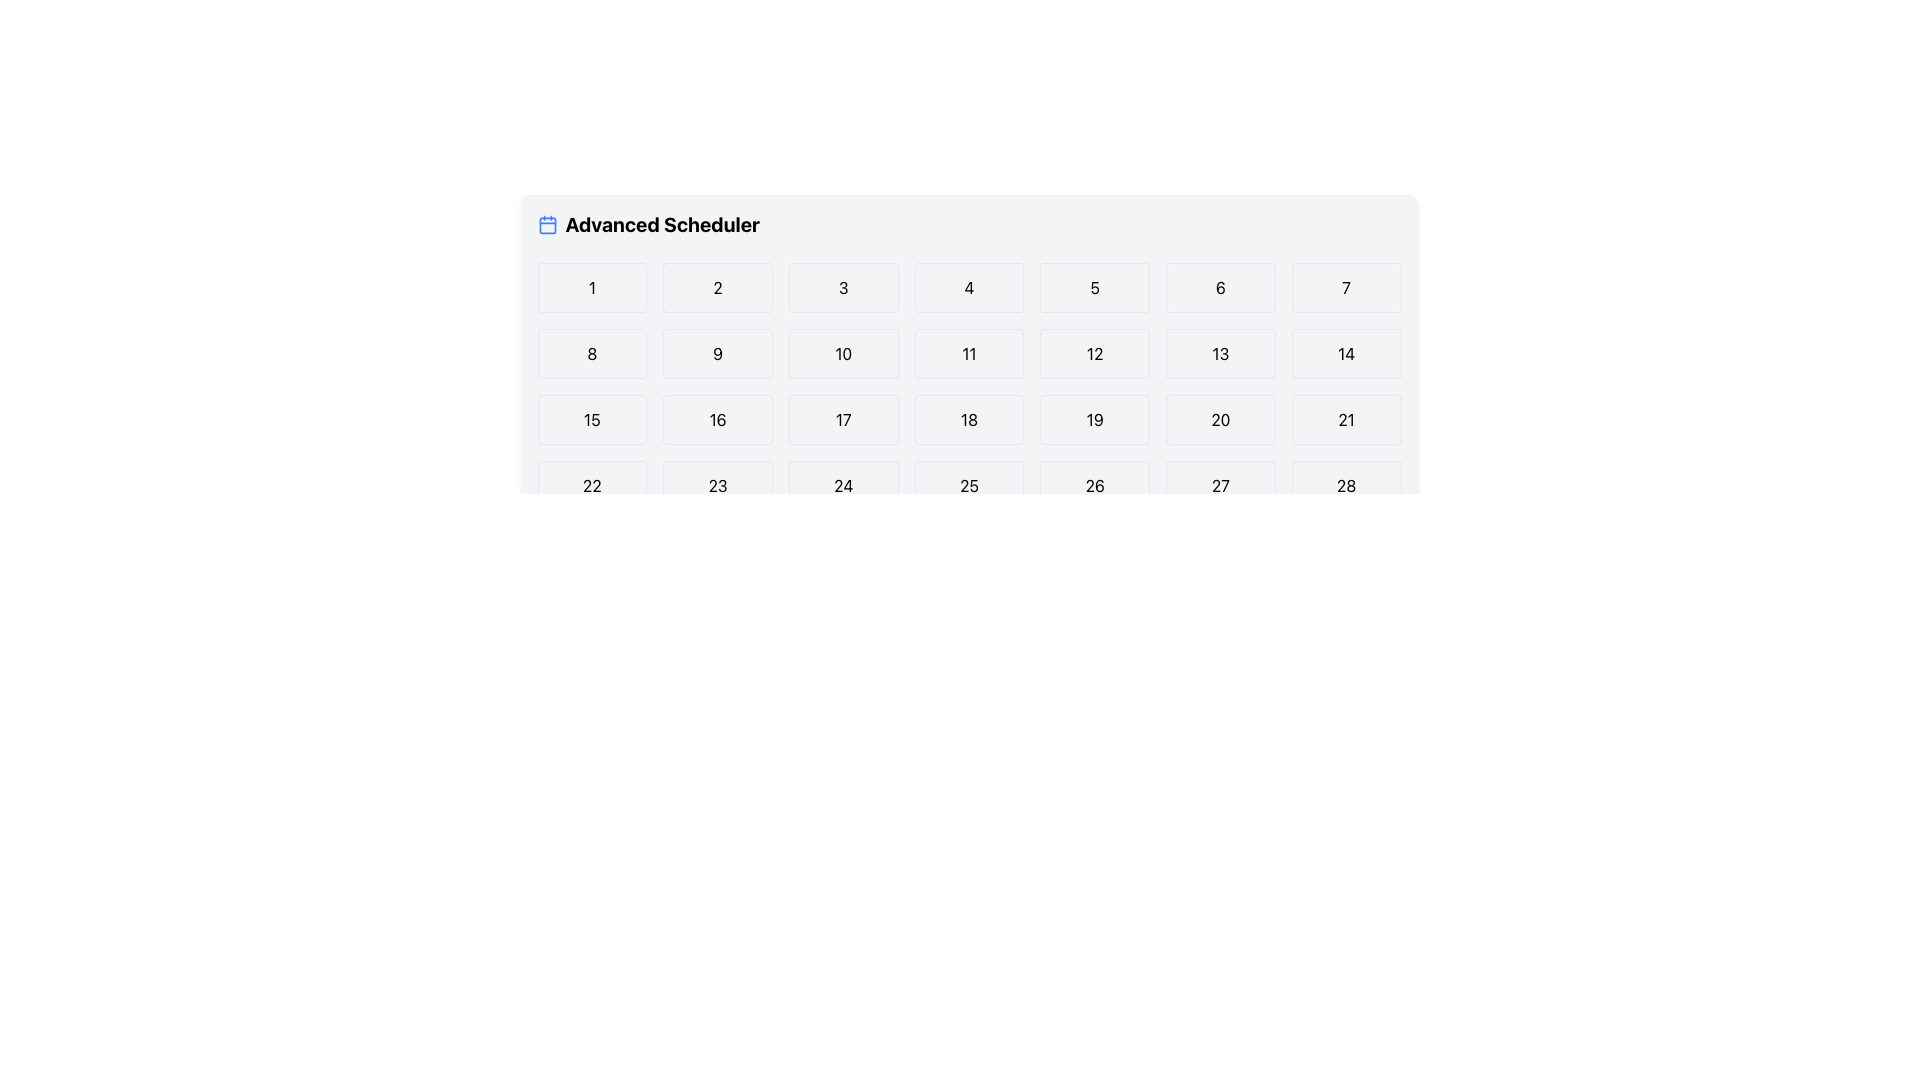  Describe the element at coordinates (718, 288) in the screenshot. I see `the second button in the top row of the grid under the 'Advanced Scheduler' section` at that location.